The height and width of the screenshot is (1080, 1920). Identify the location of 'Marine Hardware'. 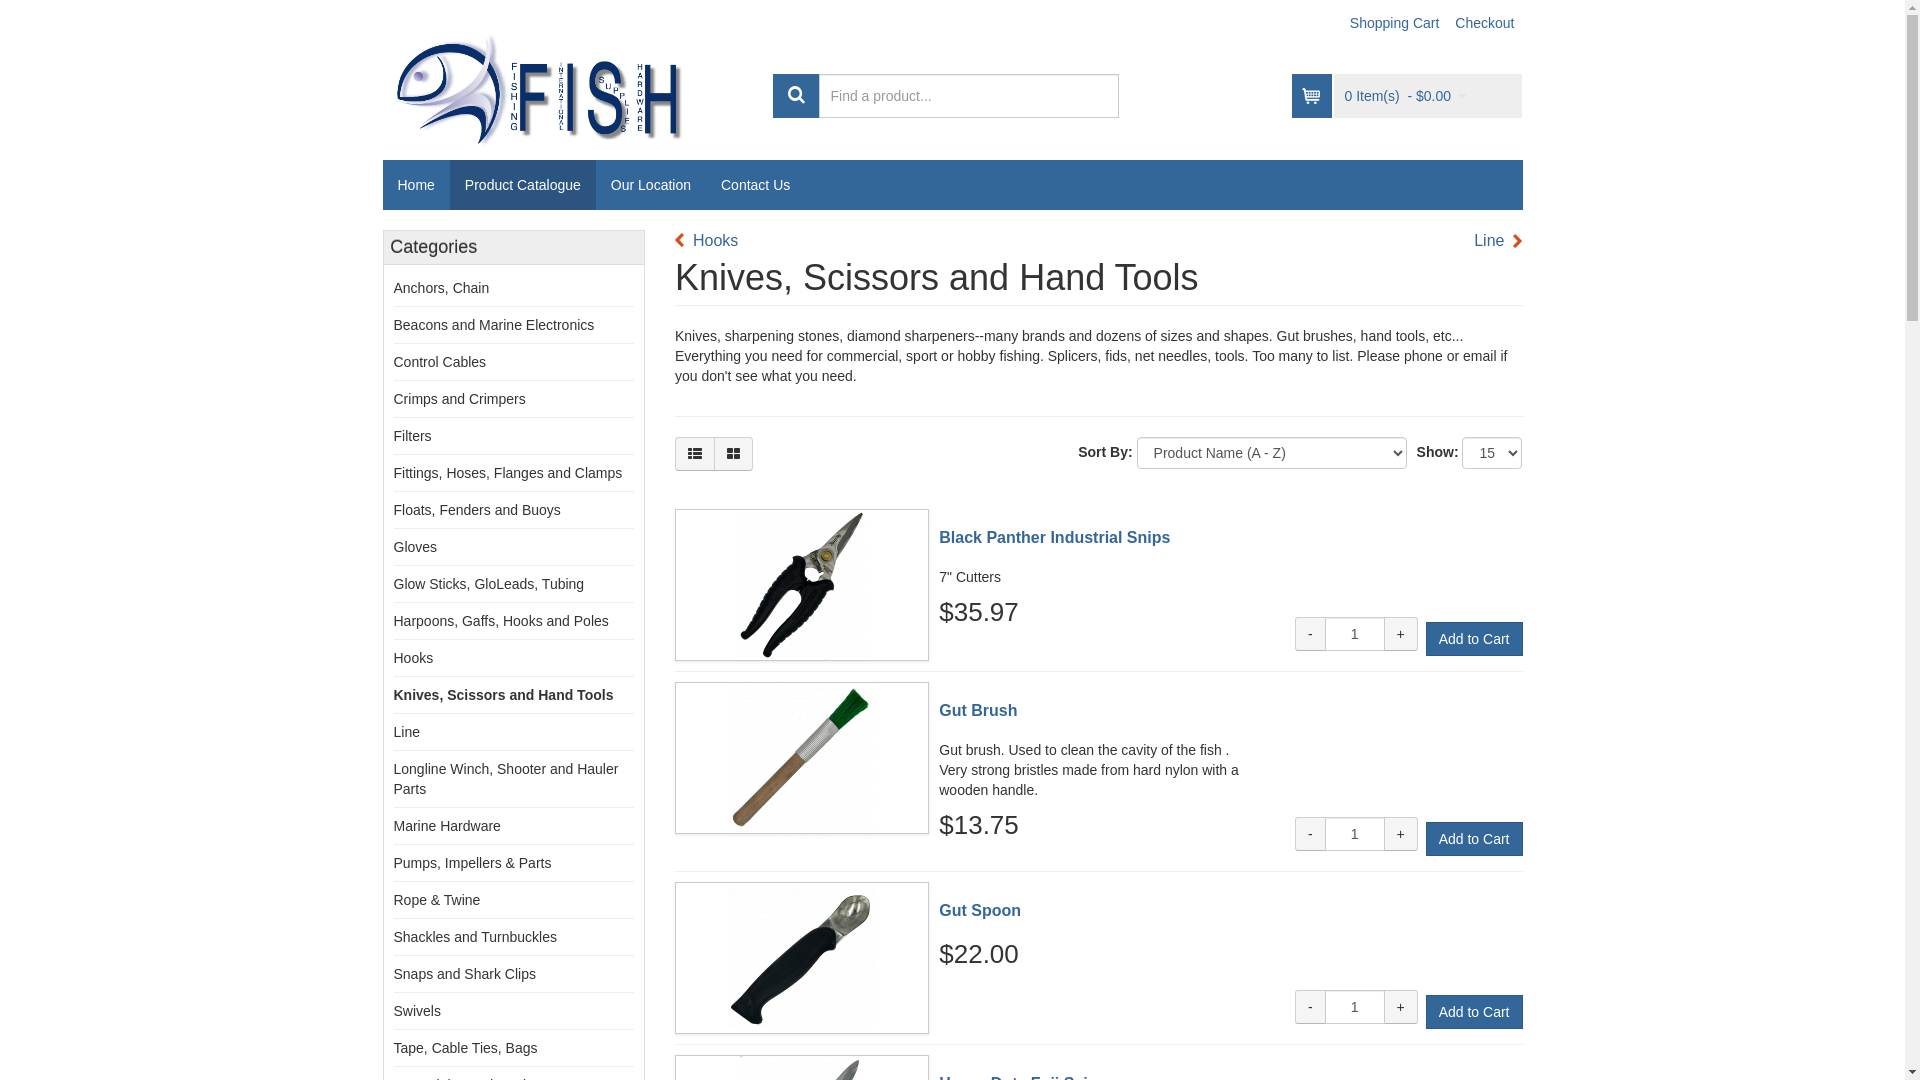
(446, 825).